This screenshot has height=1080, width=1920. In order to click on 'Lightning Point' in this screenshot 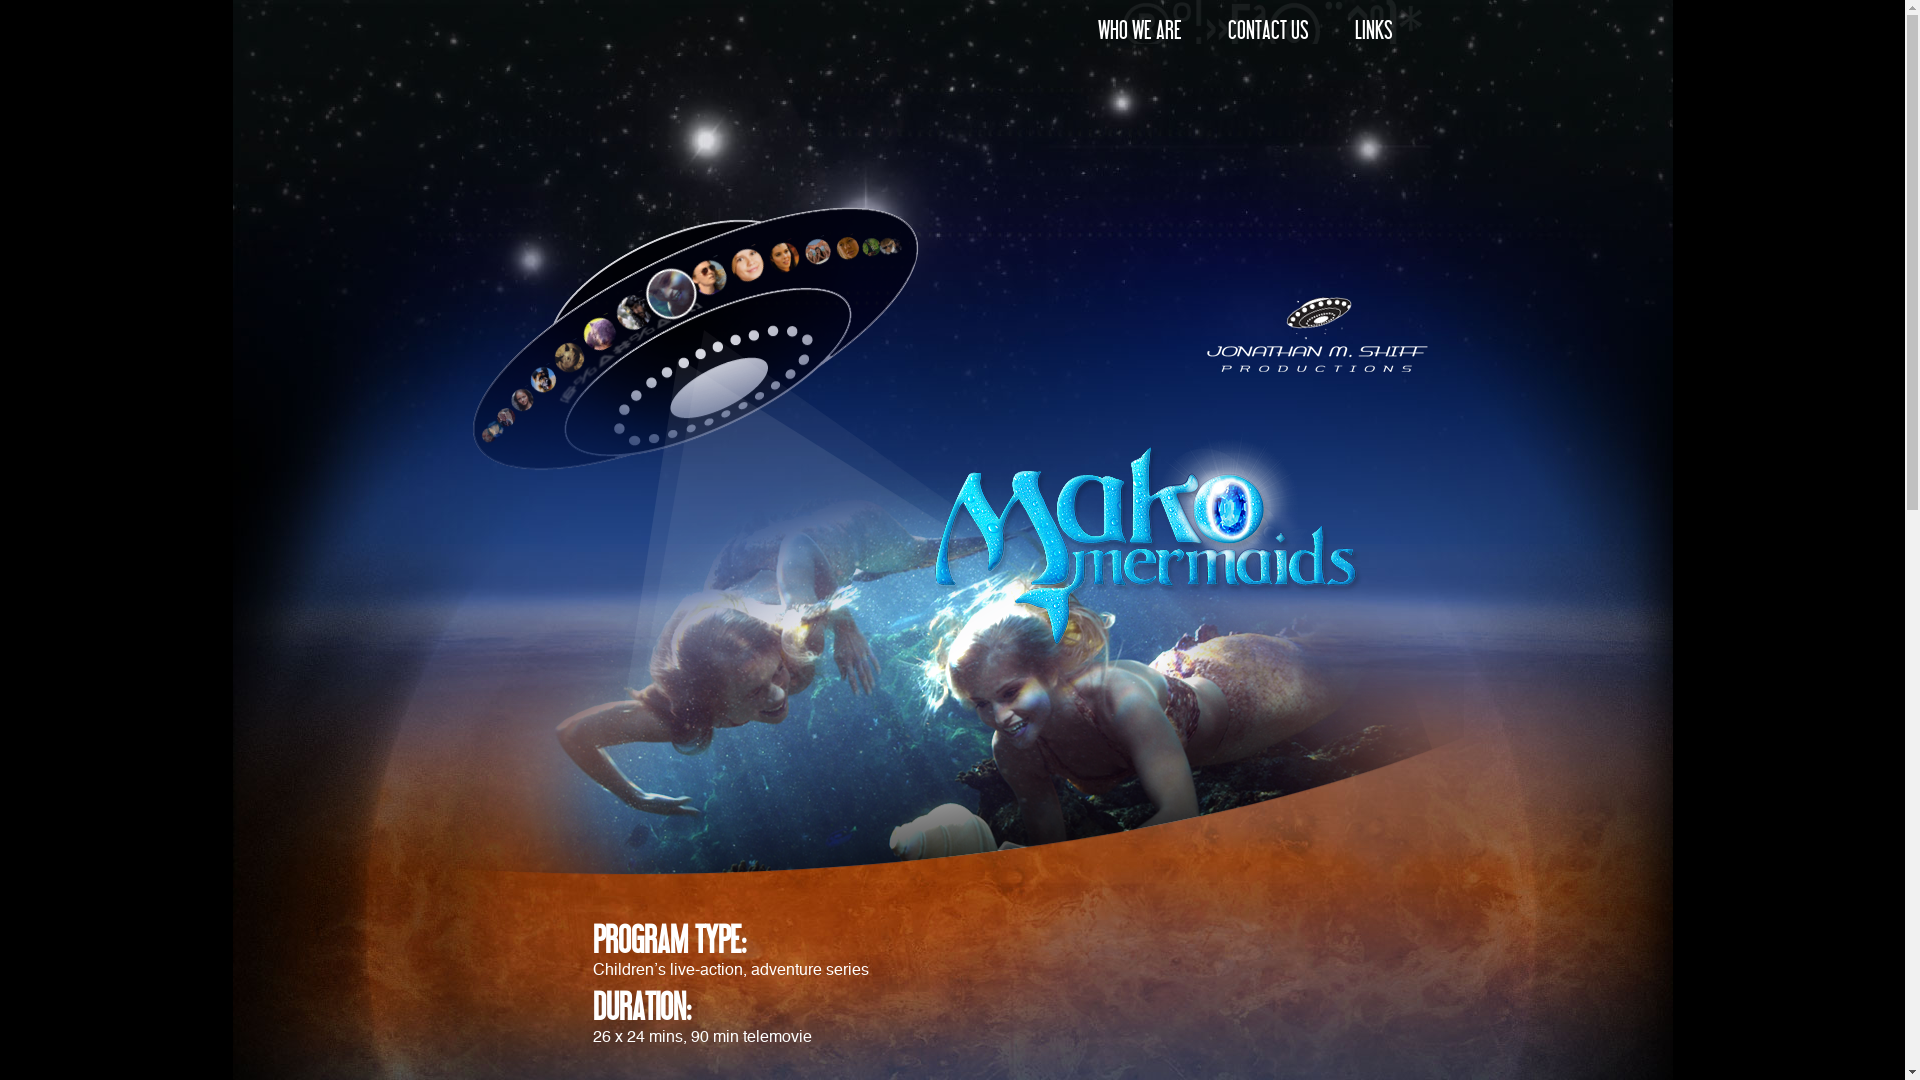, I will do `click(741, 264)`.